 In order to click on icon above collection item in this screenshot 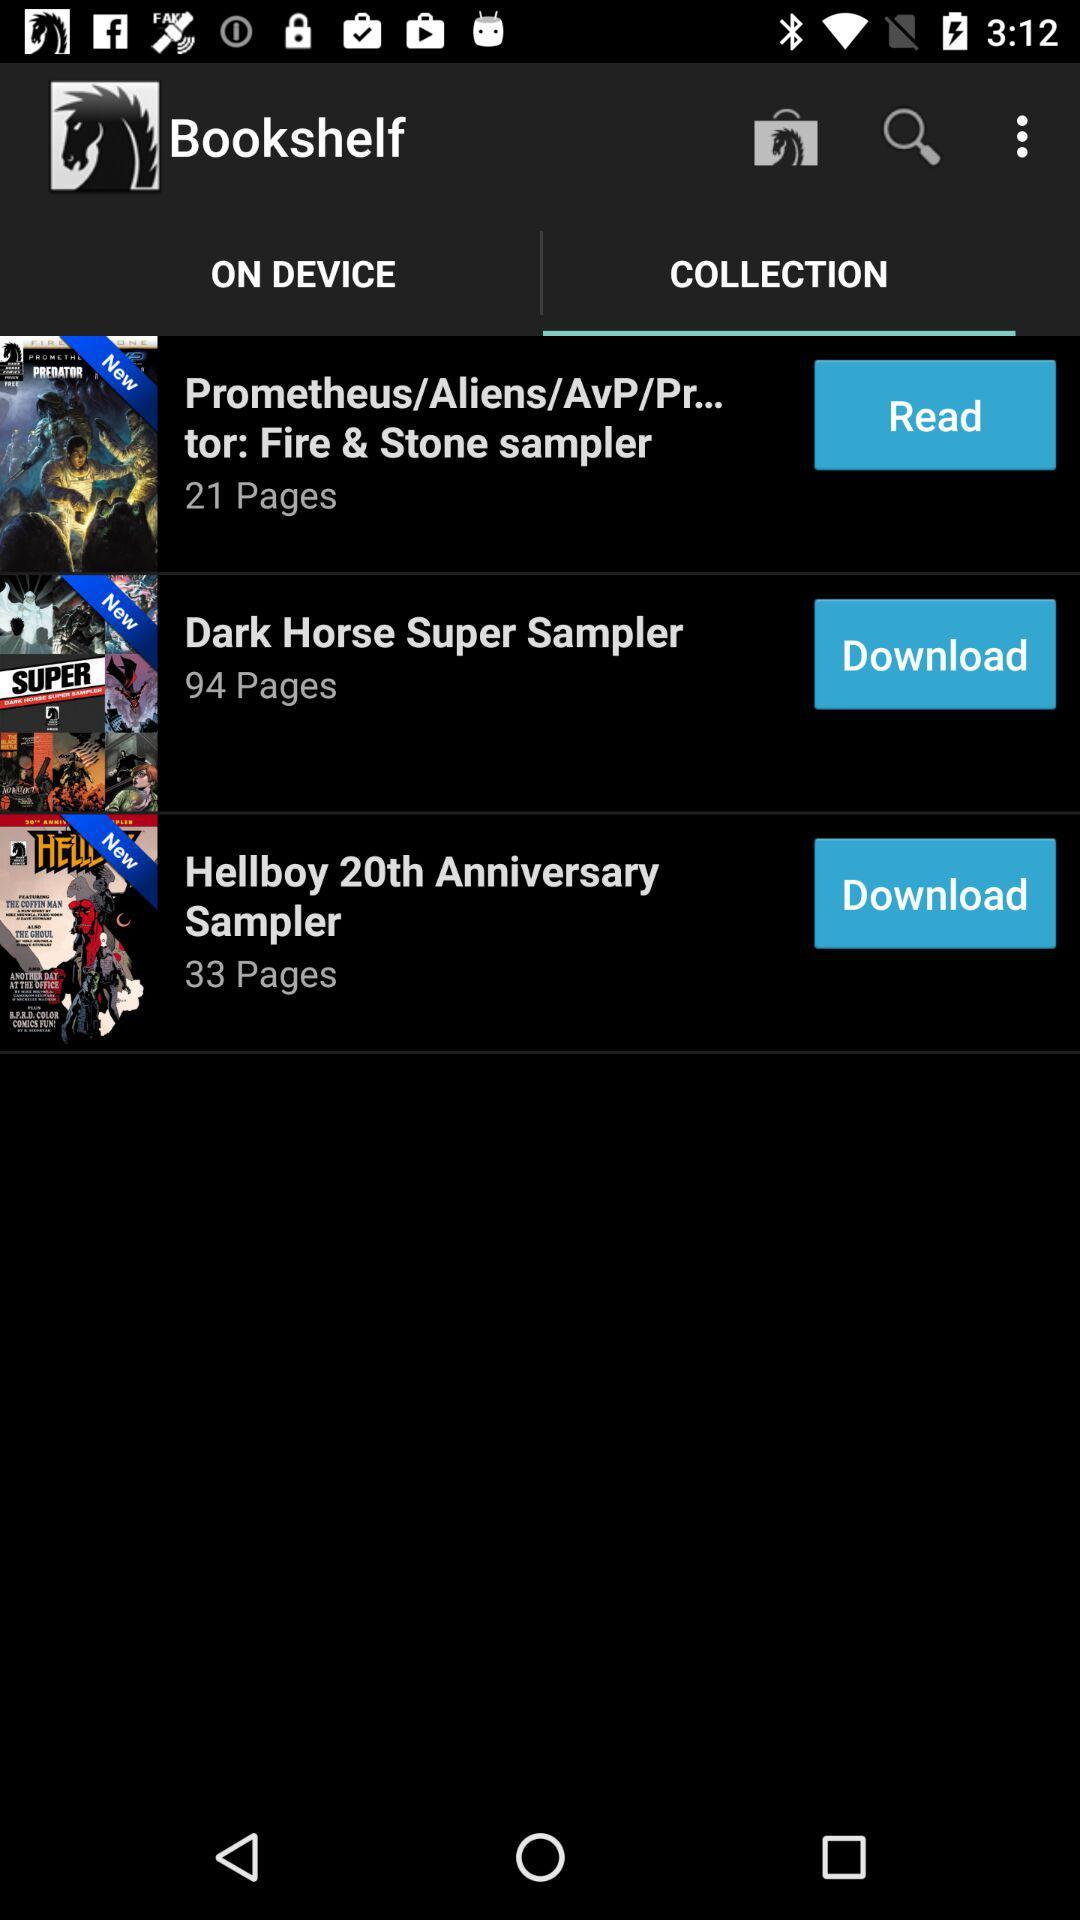, I will do `click(911, 135)`.